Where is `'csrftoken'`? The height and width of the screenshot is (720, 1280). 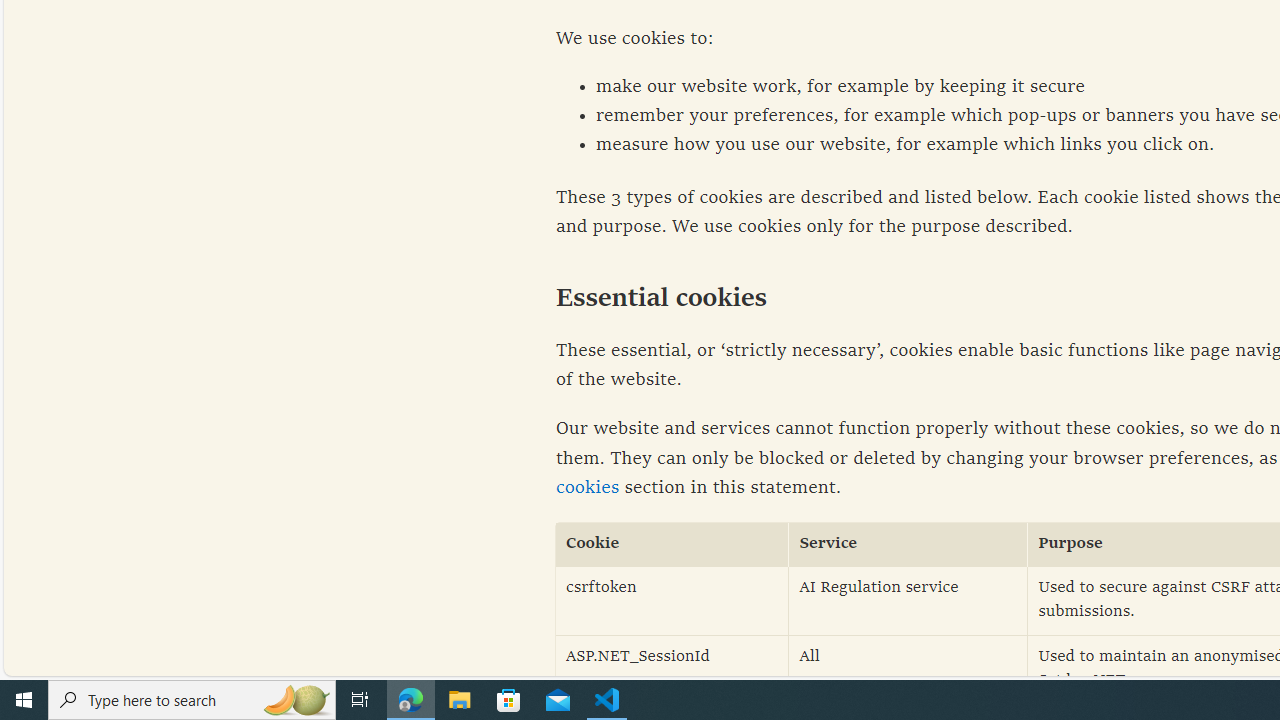 'csrftoken' is located at coordinates (672, 599).